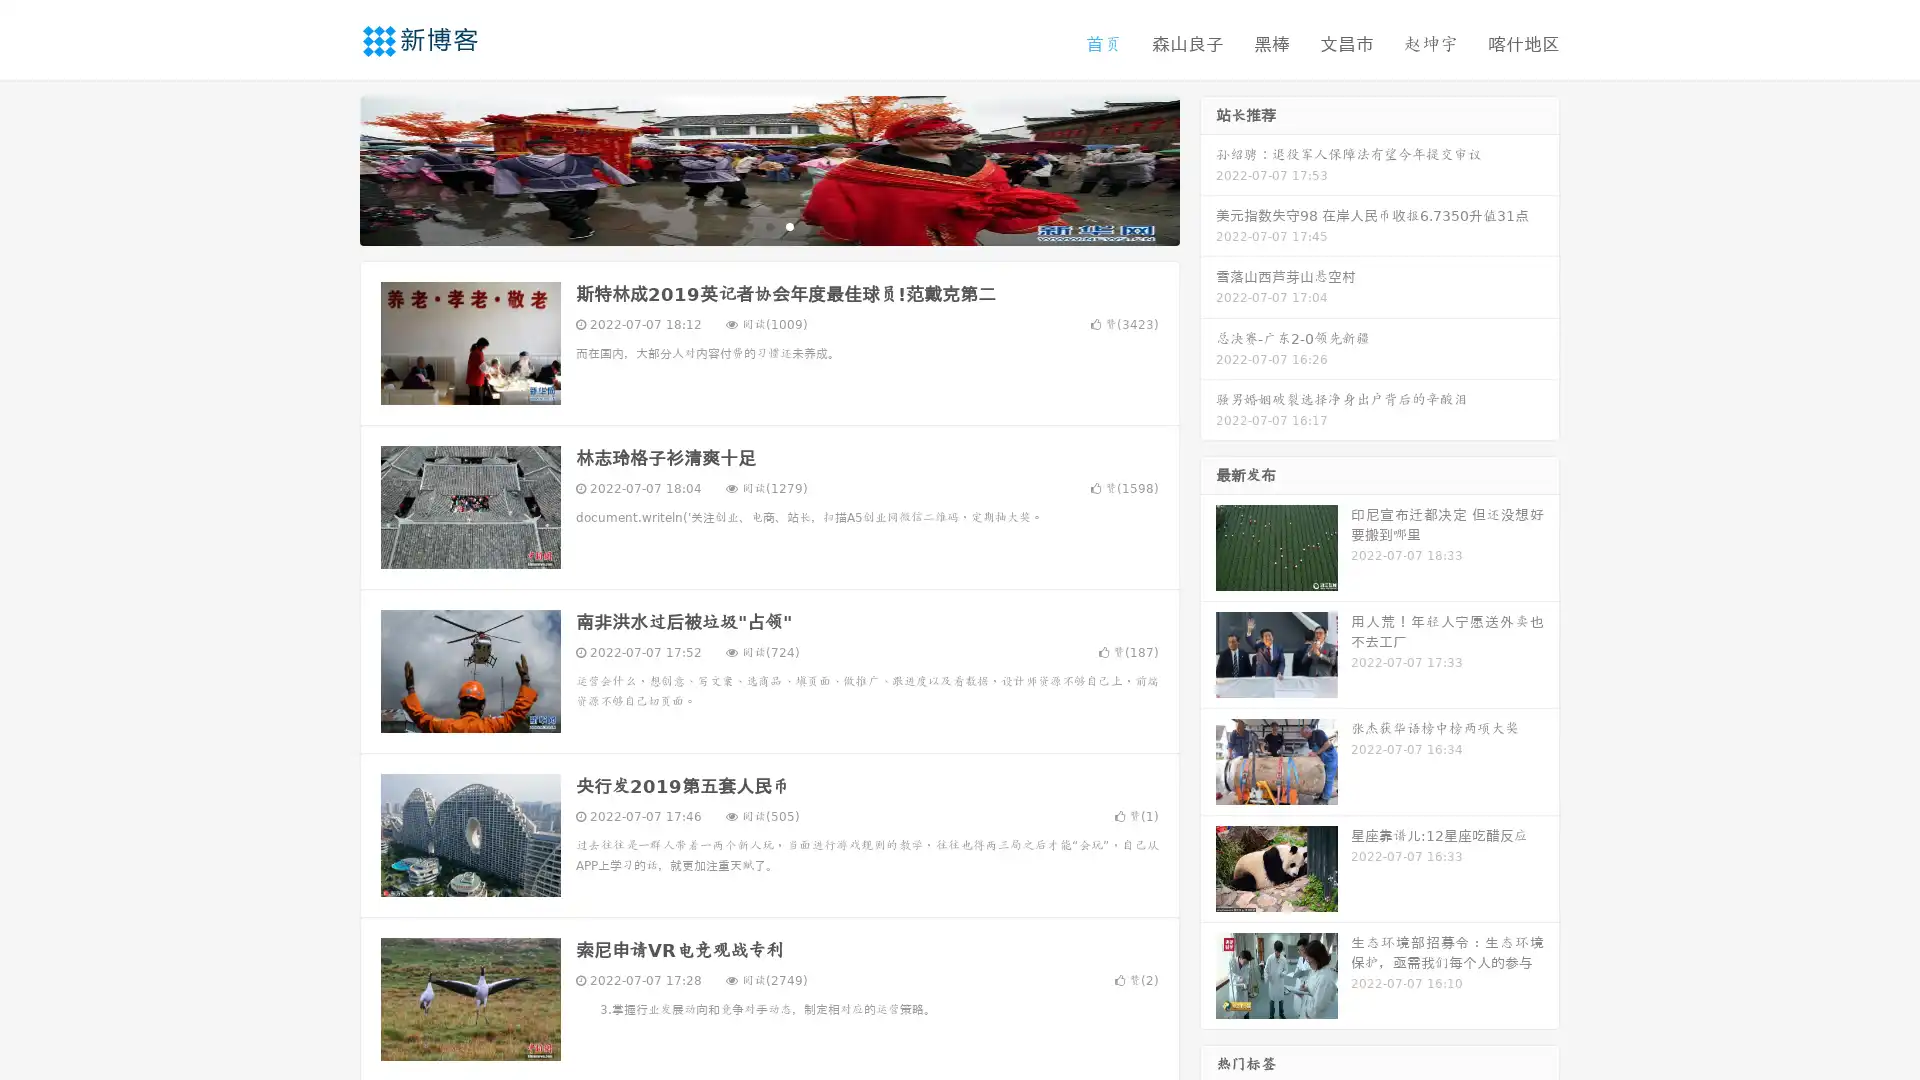 The height and width of the screenshot is (1080, 1920). What do you see at coordinates (789, 225) in the screenshot?
I see `Go to slide 3` at bounding box center [789, 225].